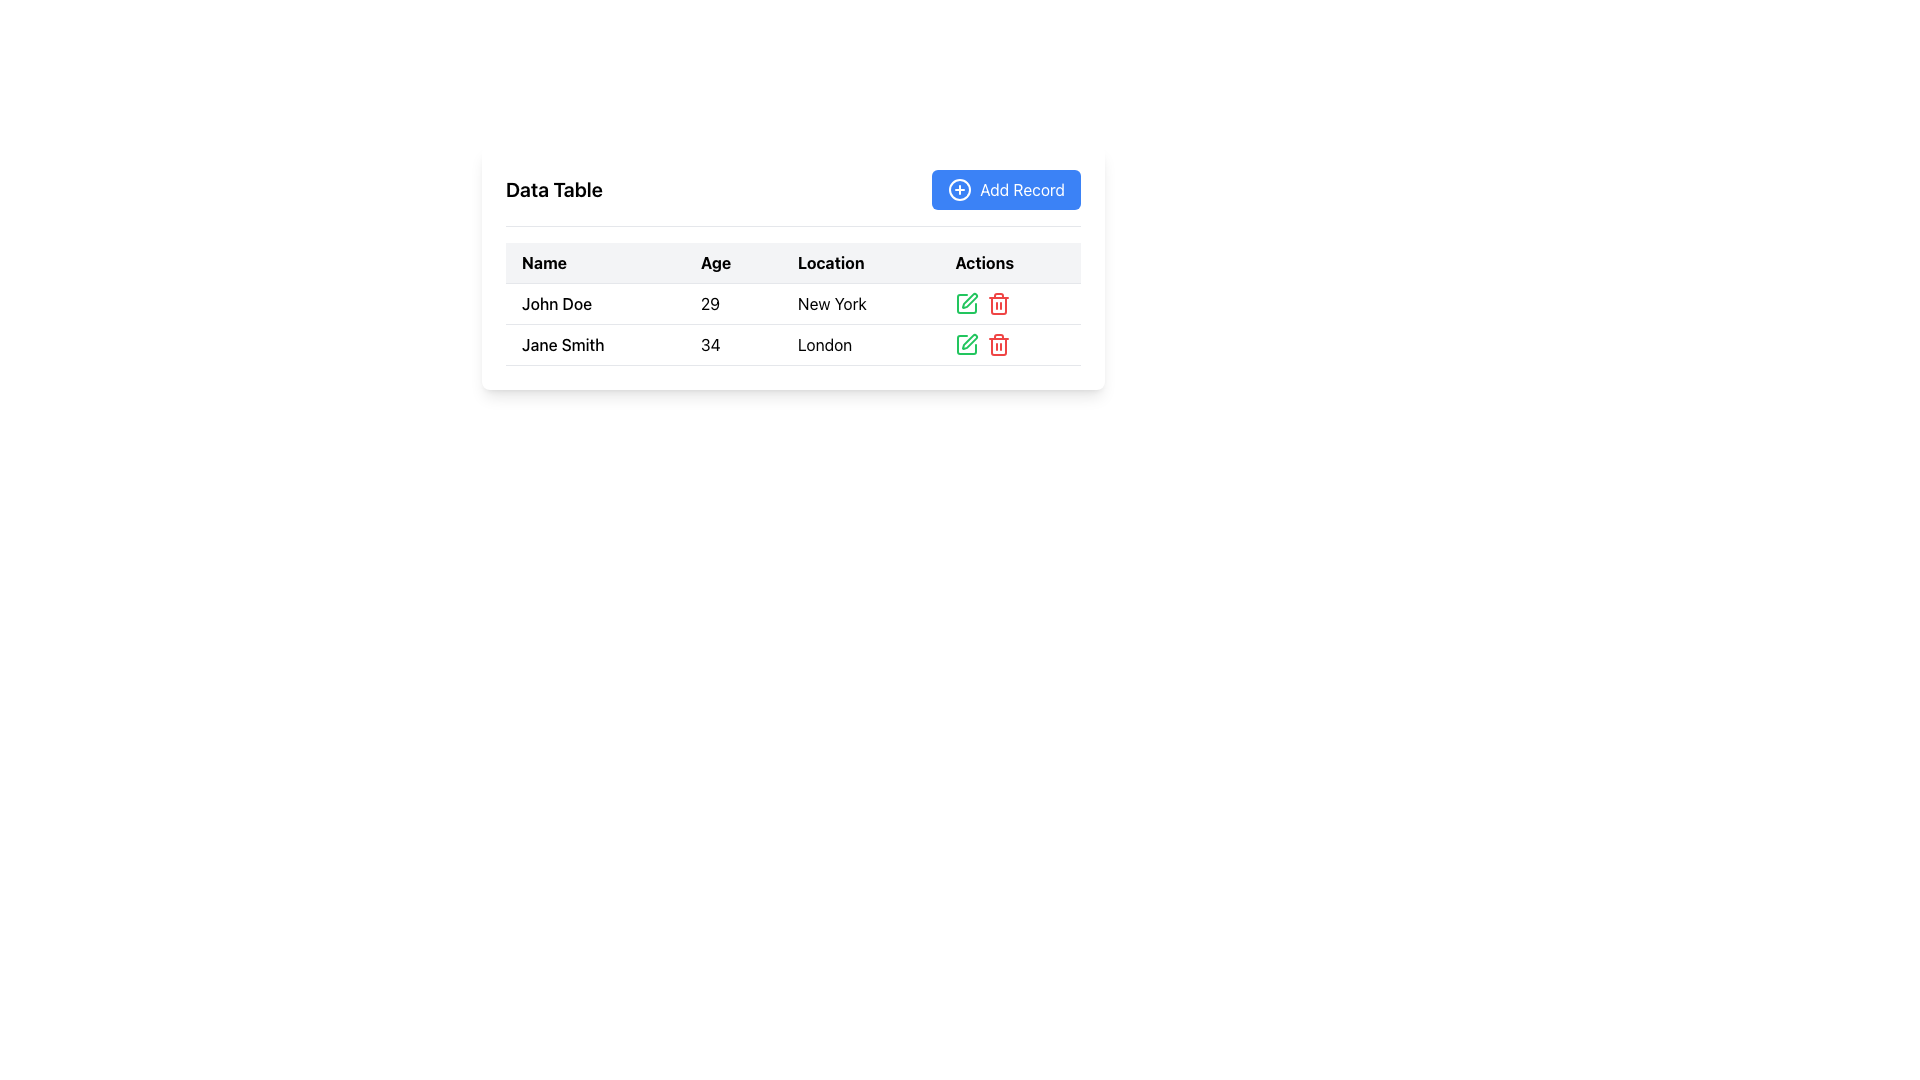 The image size is (1920, 1080). Describe the element at coordinates (970, 300) in the screenshot. I see `the edit icon with a green outline in the Actions column of the data table for the entry 'Jane Smith, Age: 34, Location: London'` at that location.